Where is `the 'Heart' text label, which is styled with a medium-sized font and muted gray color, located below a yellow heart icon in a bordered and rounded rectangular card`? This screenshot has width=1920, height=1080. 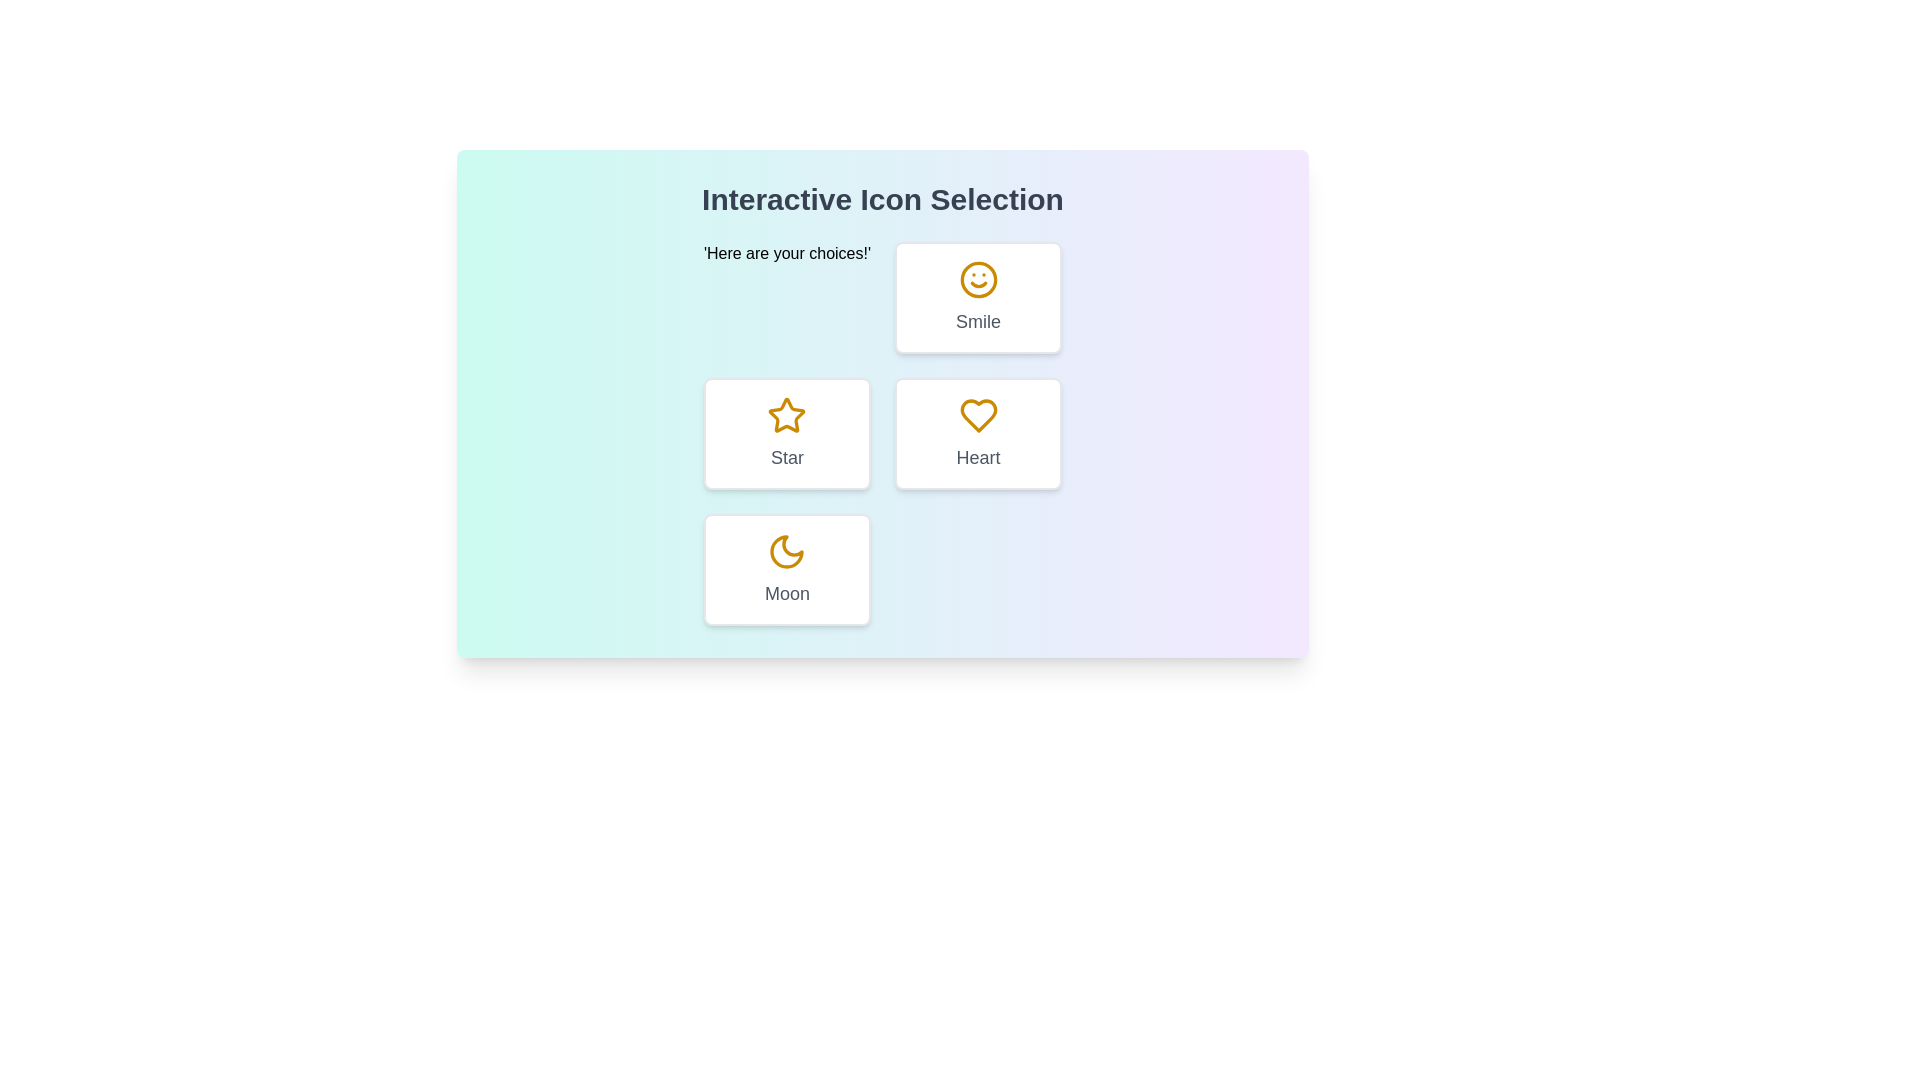
the 'Heart' text label, which is styled with a medium-sized font and muted gray color, located below a yellow heart icon in a bordered and rounded rectangular card is located at coordinates (978, 458).